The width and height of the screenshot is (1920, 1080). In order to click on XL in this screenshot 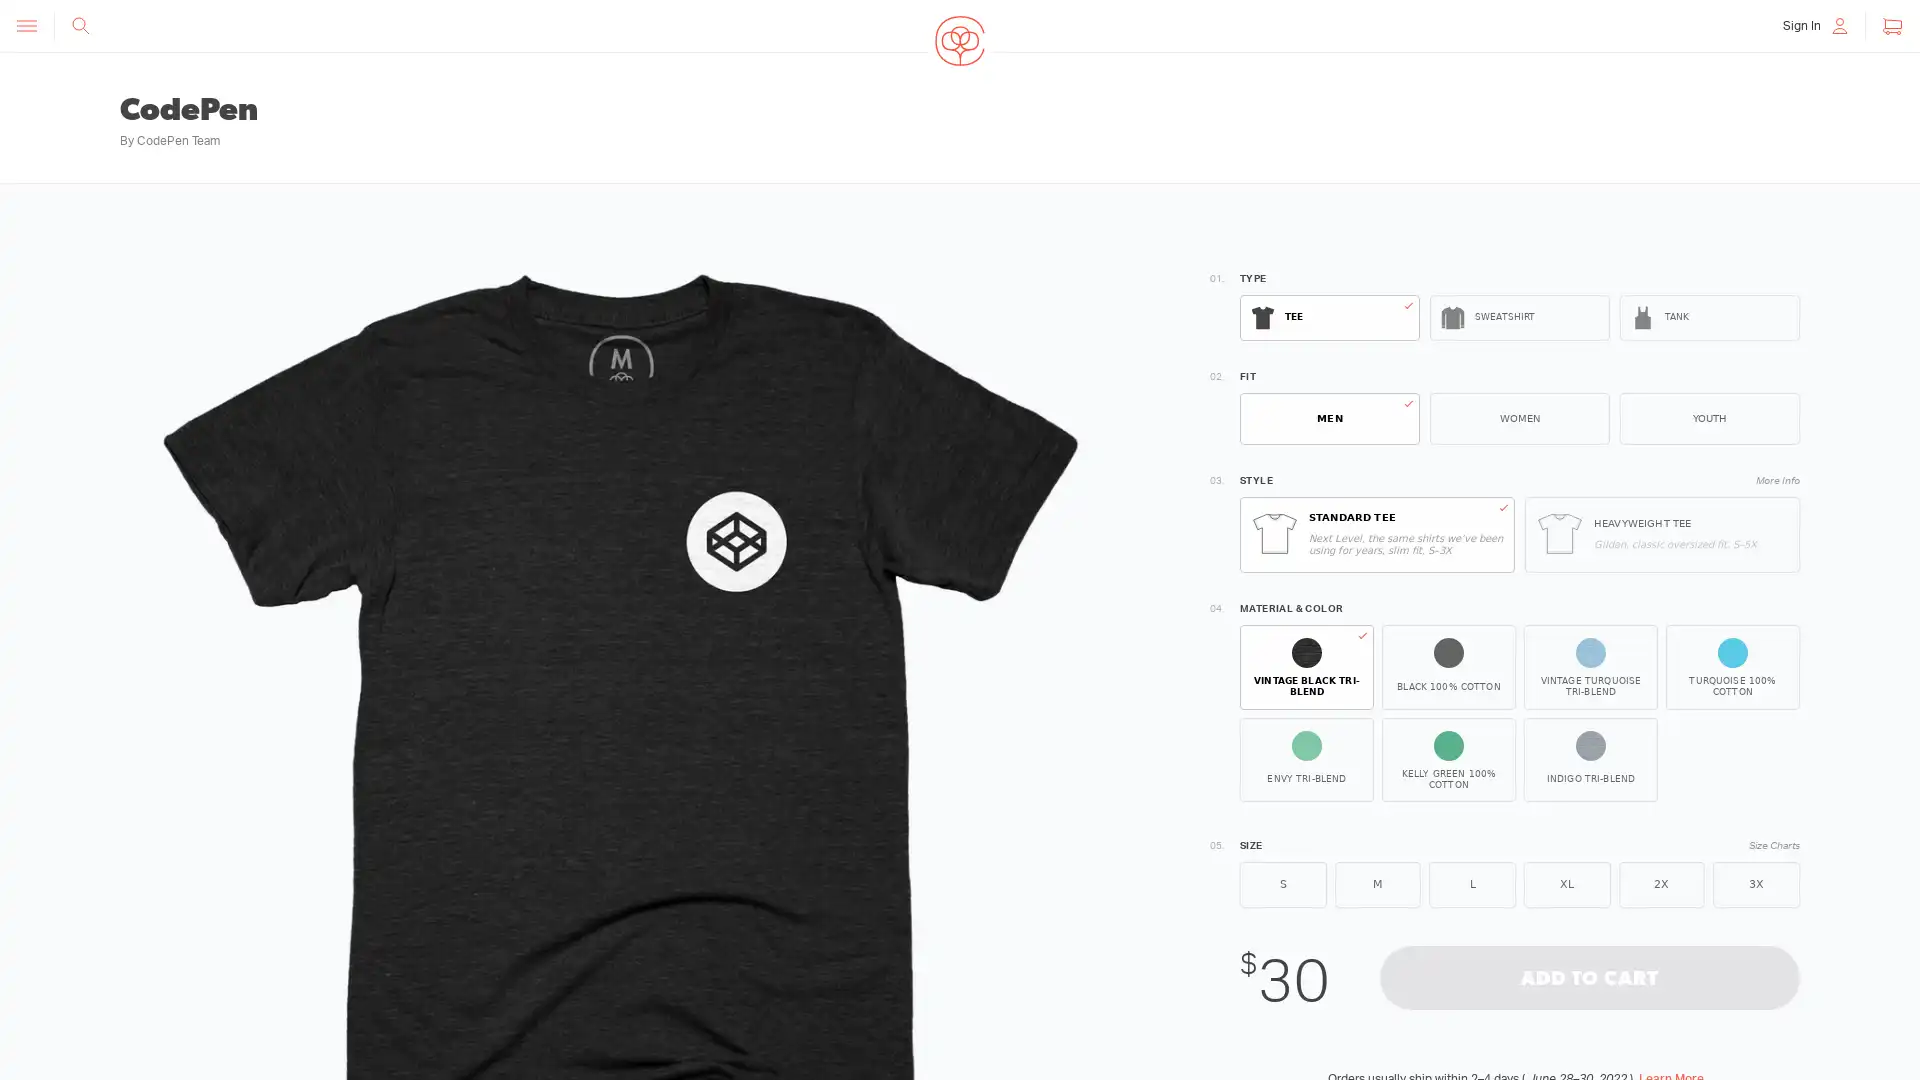, I will do `click(1565, 883)`.